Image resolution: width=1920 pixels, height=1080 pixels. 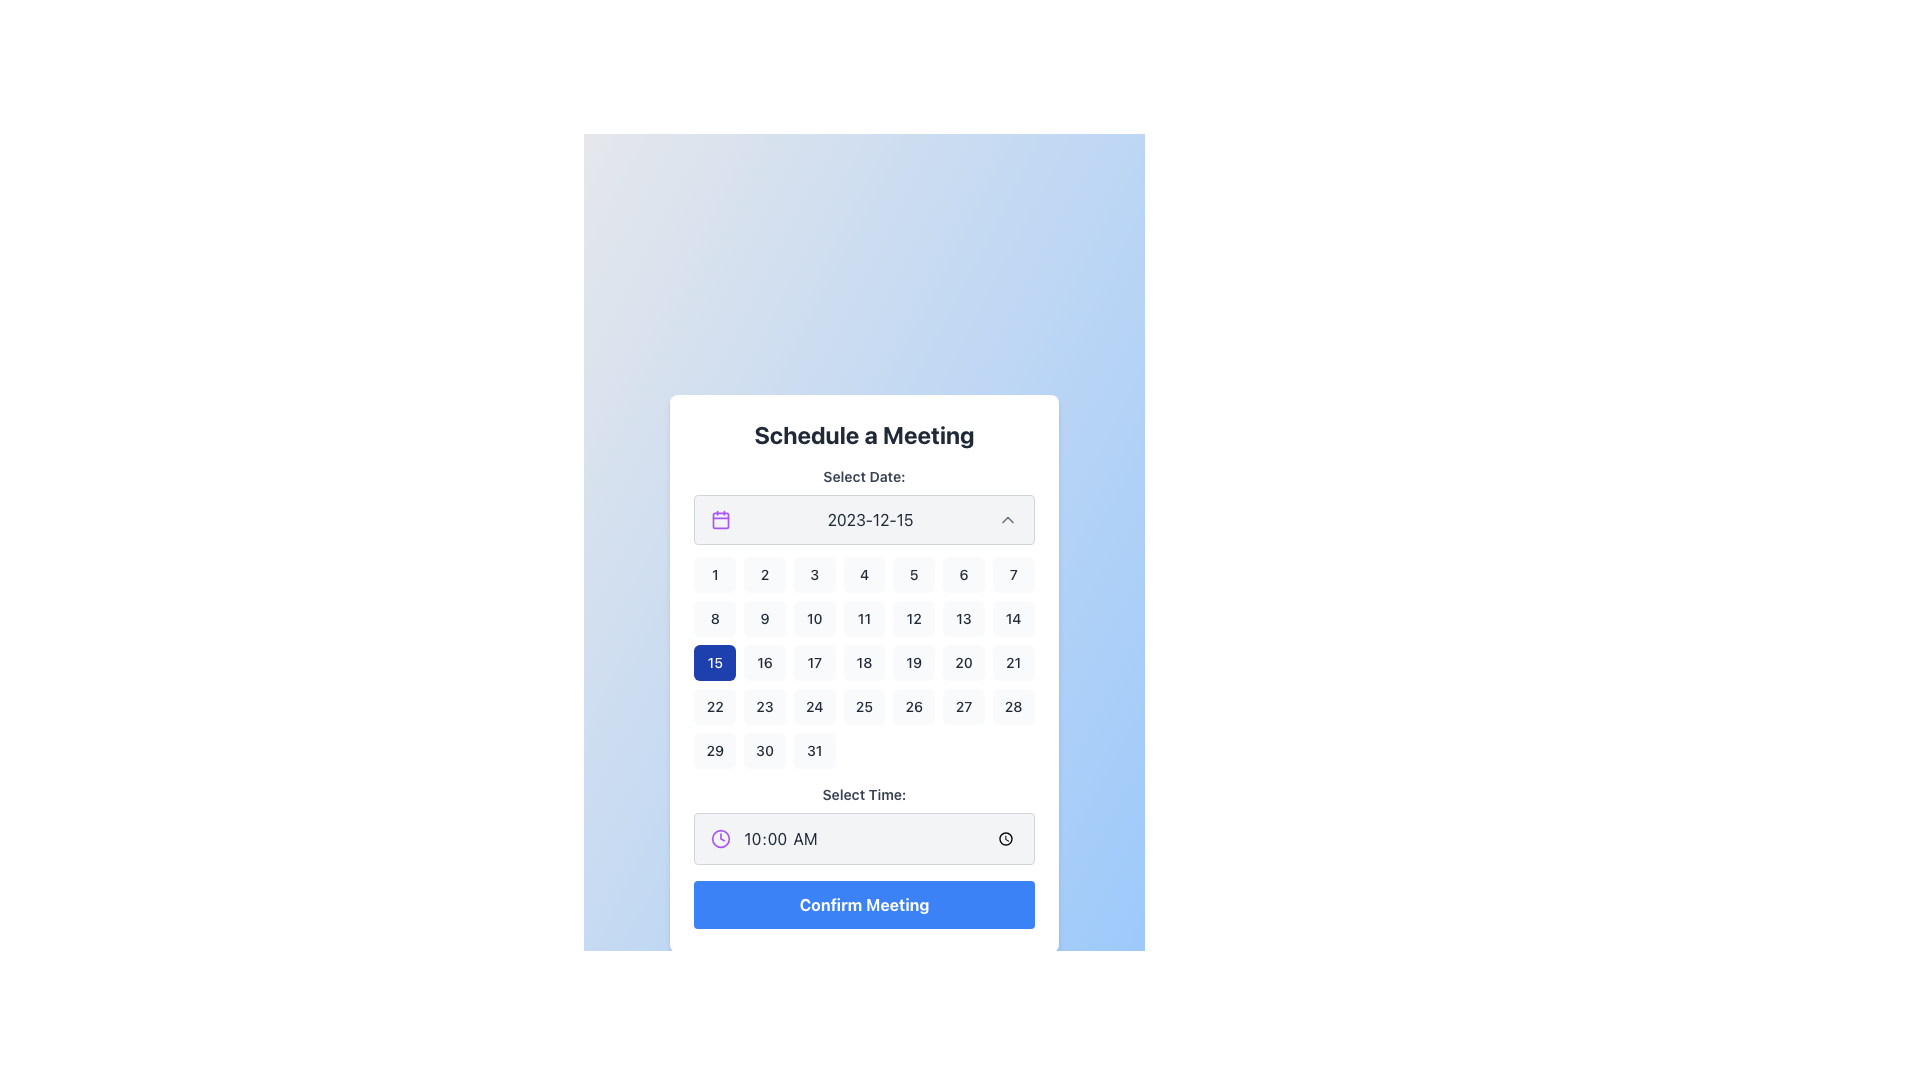 I want to click on the button to select the date '15' in the calendar interface, which is visually distinct with a deep blue background and located in the third row, first column of the date grid, so click(x=715, y=663).